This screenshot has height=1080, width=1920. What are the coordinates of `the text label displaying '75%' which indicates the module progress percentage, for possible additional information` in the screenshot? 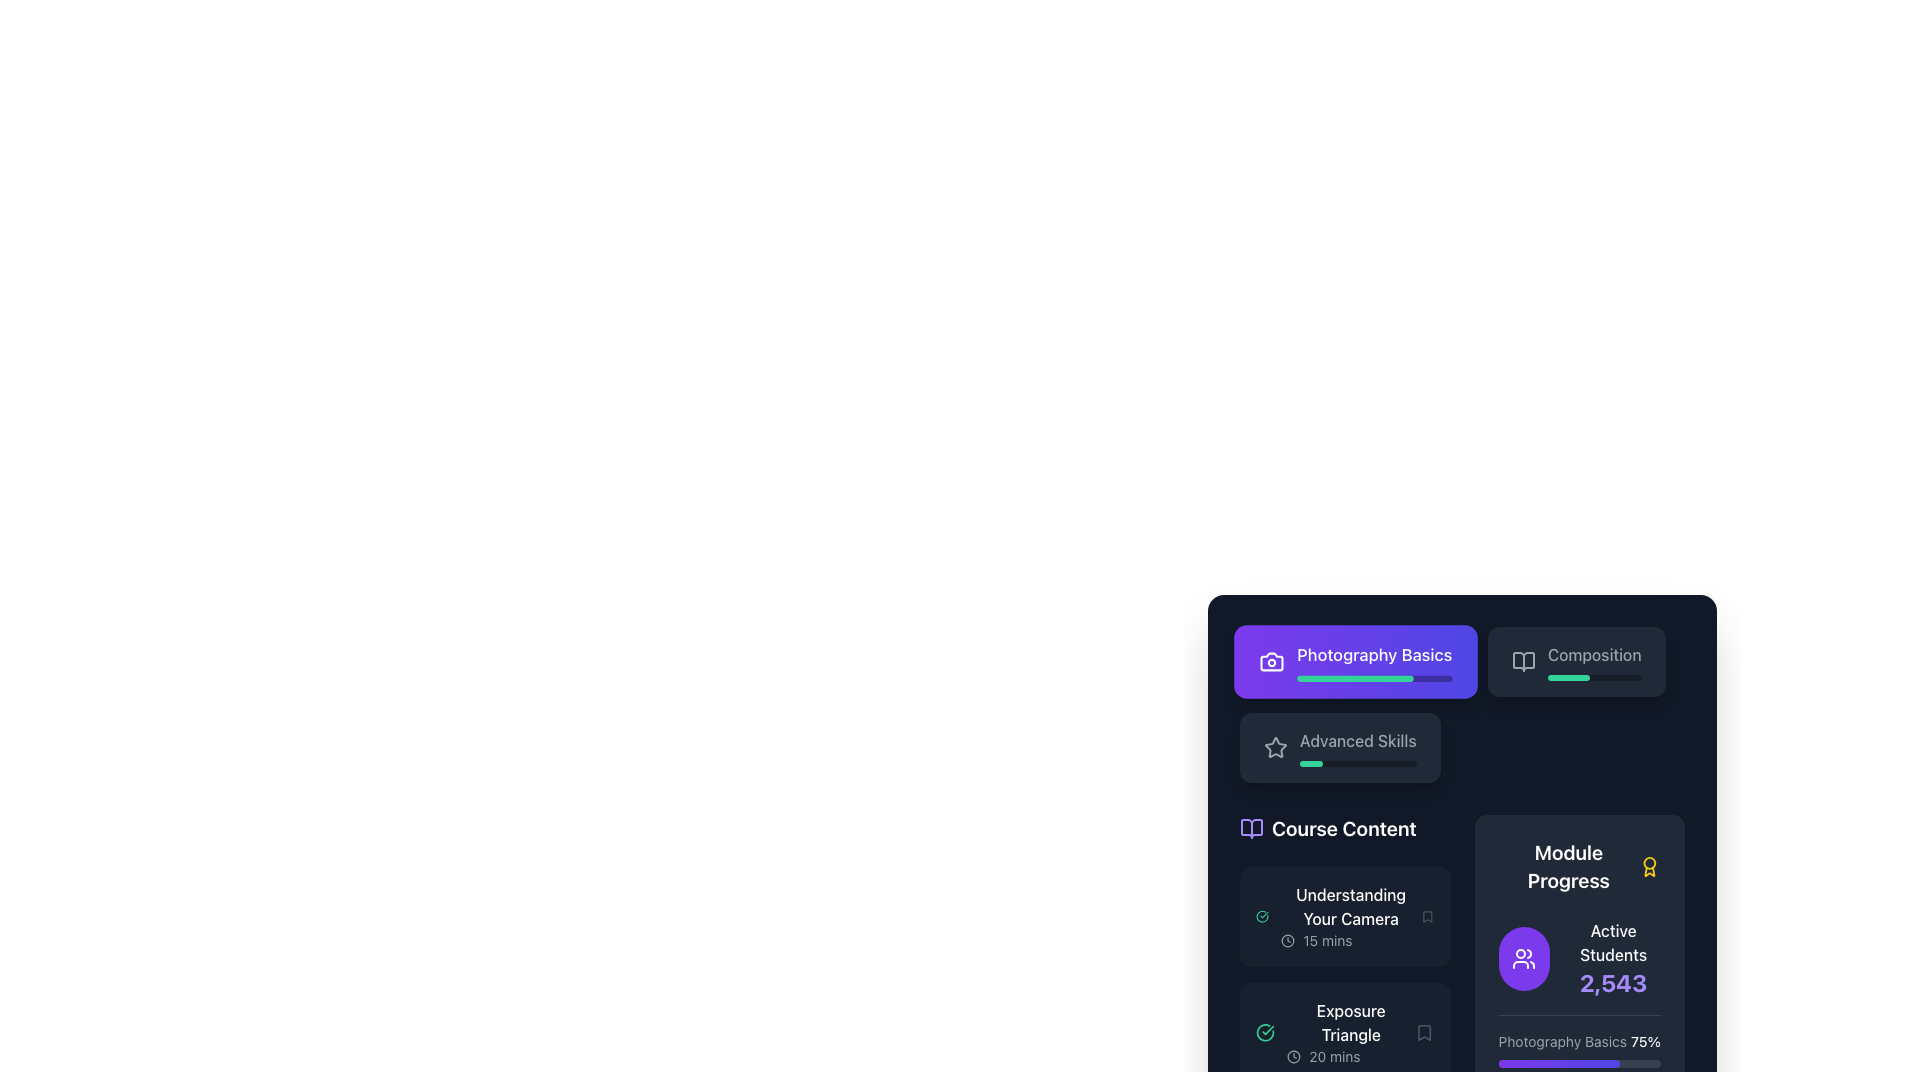 It's located at (1646, 1040).